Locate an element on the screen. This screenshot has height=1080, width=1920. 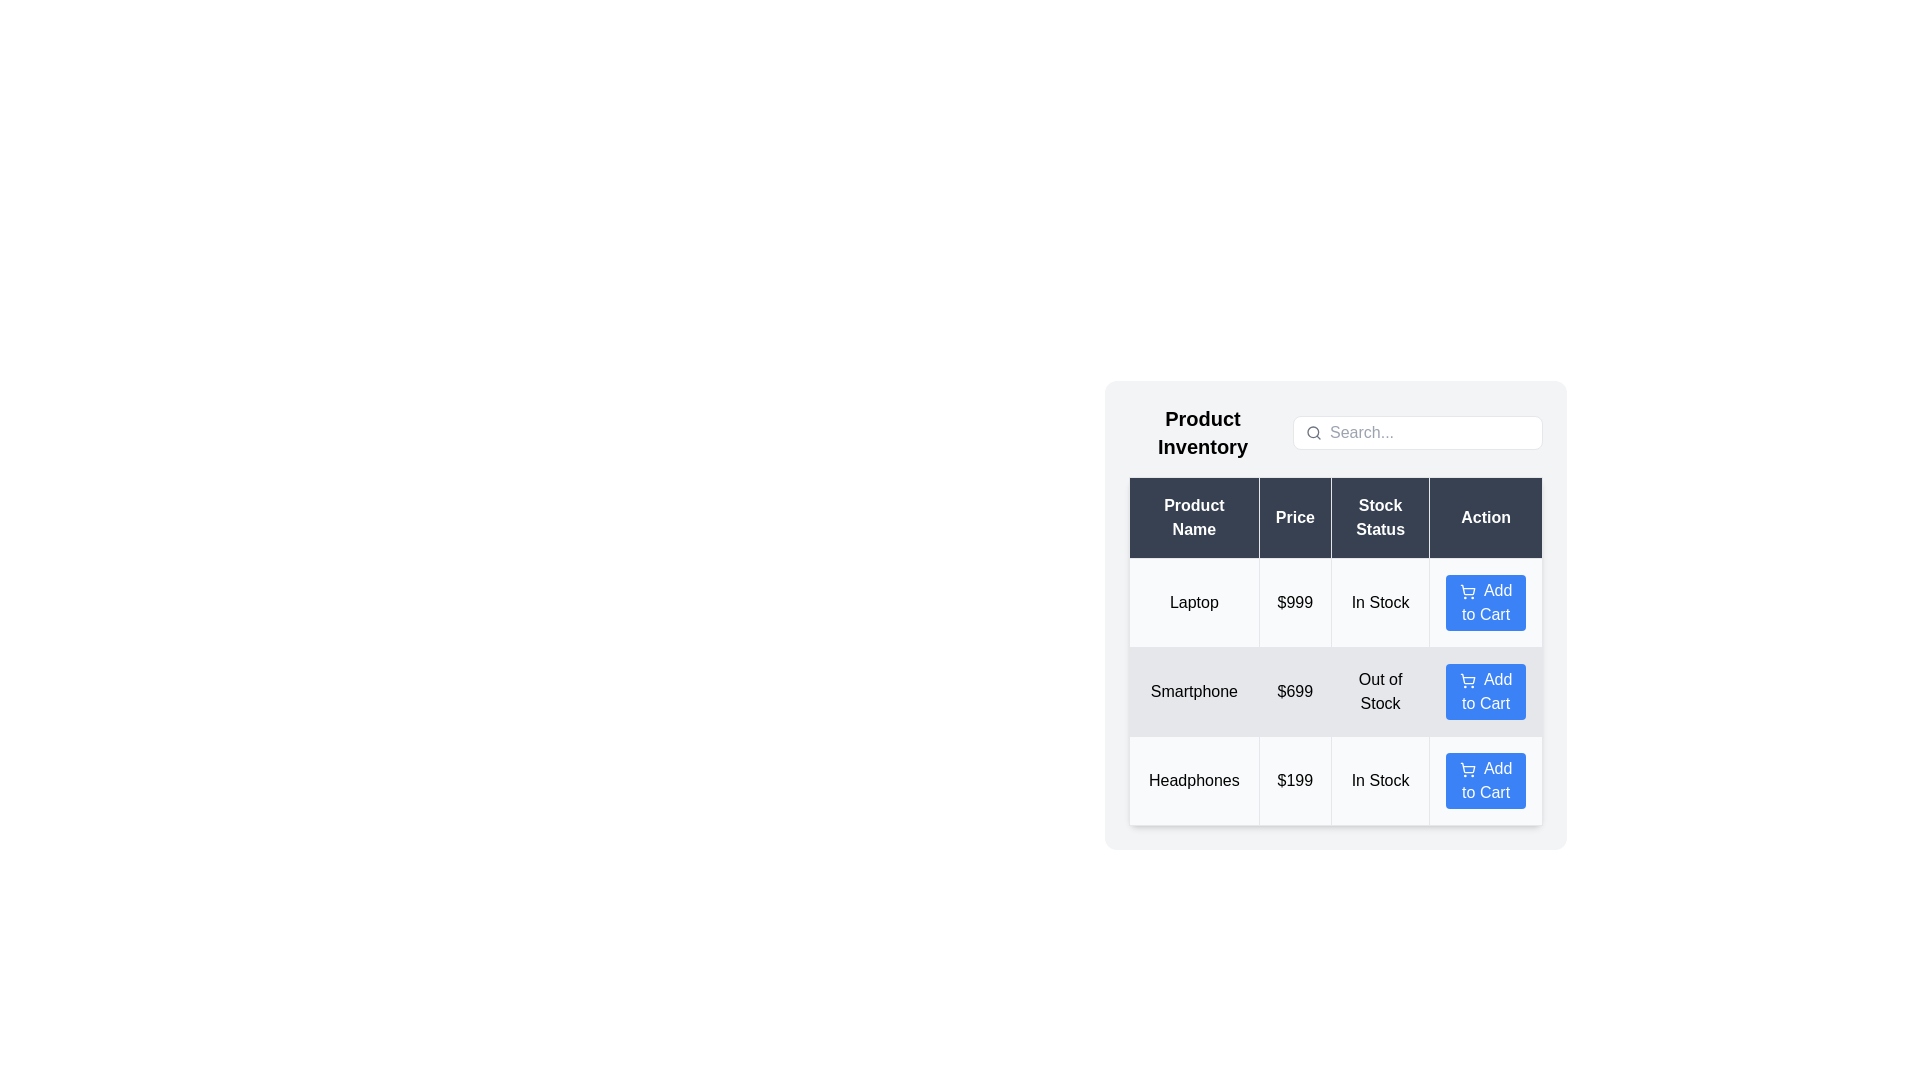
the search input field and type the query 'Laptop' is located at coordinates (1429, 431).